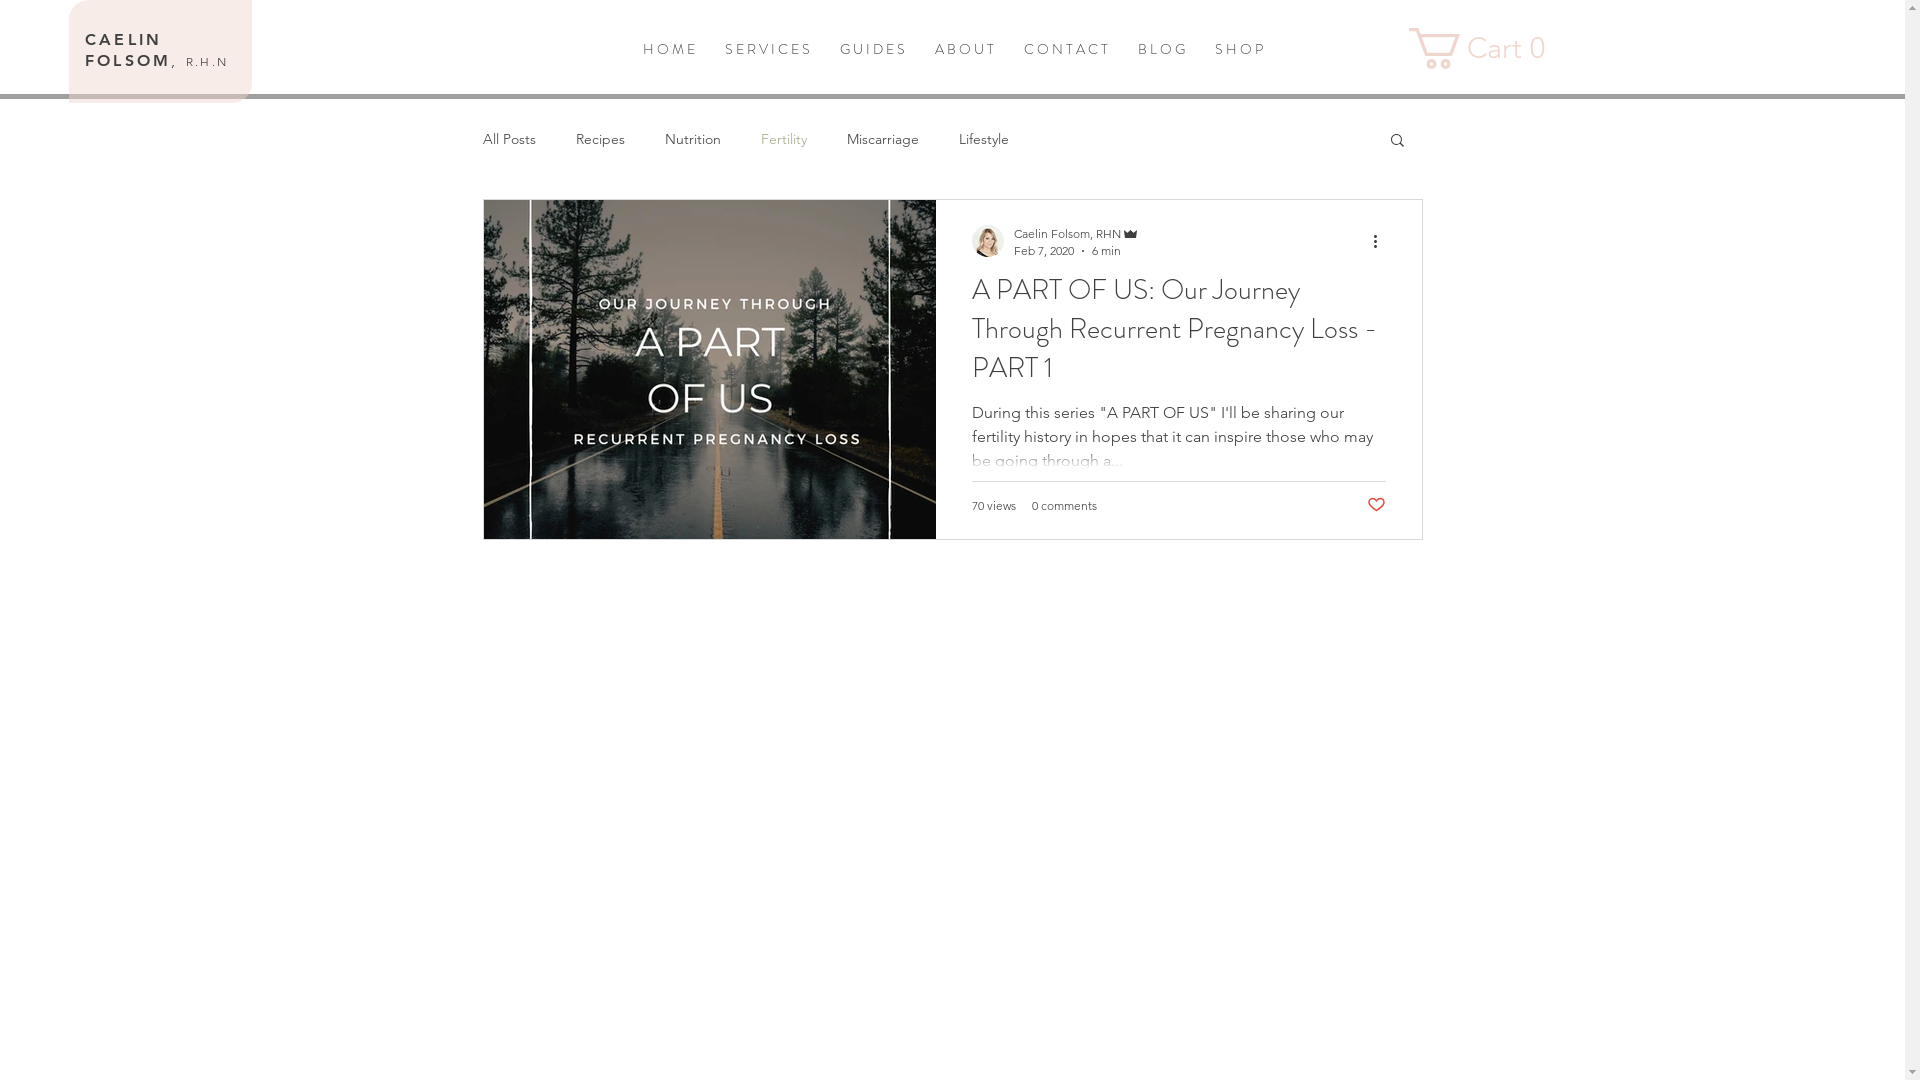 Image resolution: width=1920 pixels, height=1080 pixels. What do you see at coordinates (983, 137) in the screenshot?
I see `'Lifestyle'` at bounding box center [983, 137].